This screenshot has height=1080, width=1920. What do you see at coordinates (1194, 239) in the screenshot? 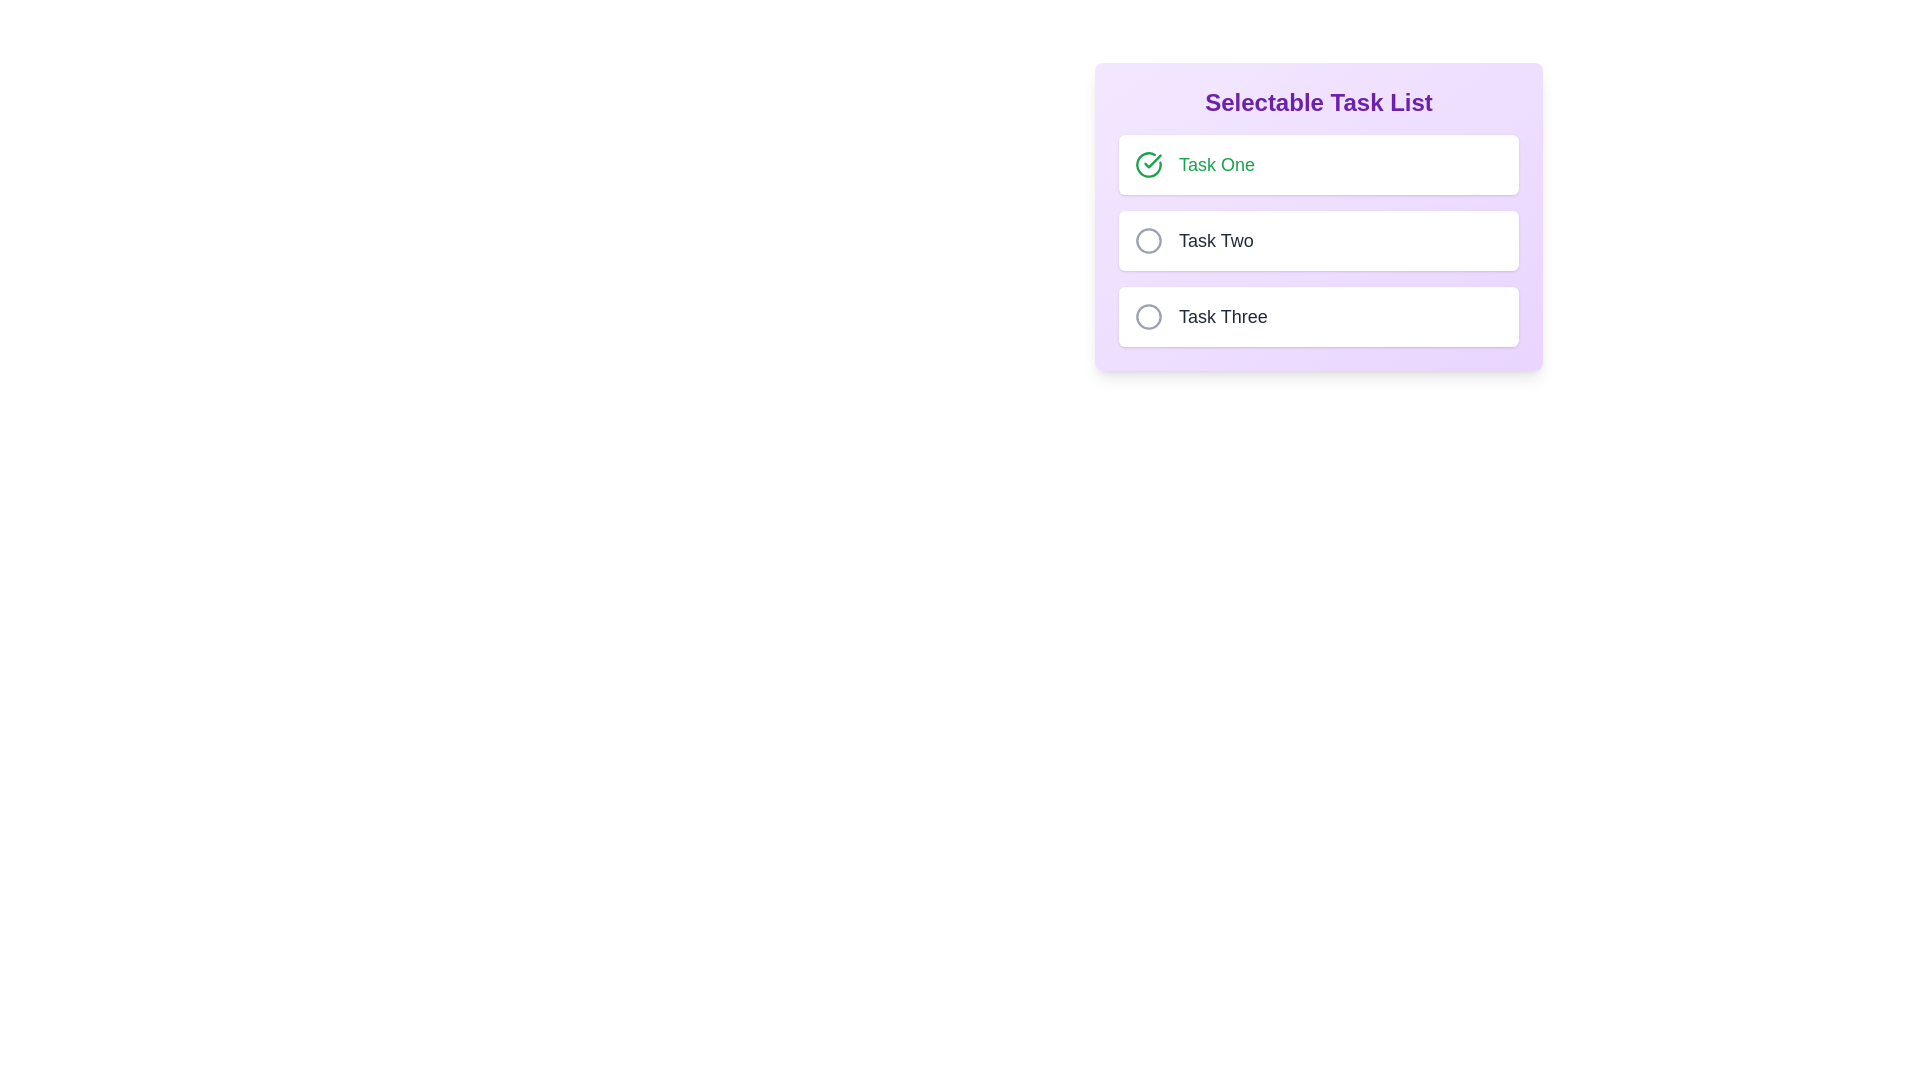
I see `the circular button next to the bold dark-gray text 'Task Two'` at bounding box center [1194, 239].